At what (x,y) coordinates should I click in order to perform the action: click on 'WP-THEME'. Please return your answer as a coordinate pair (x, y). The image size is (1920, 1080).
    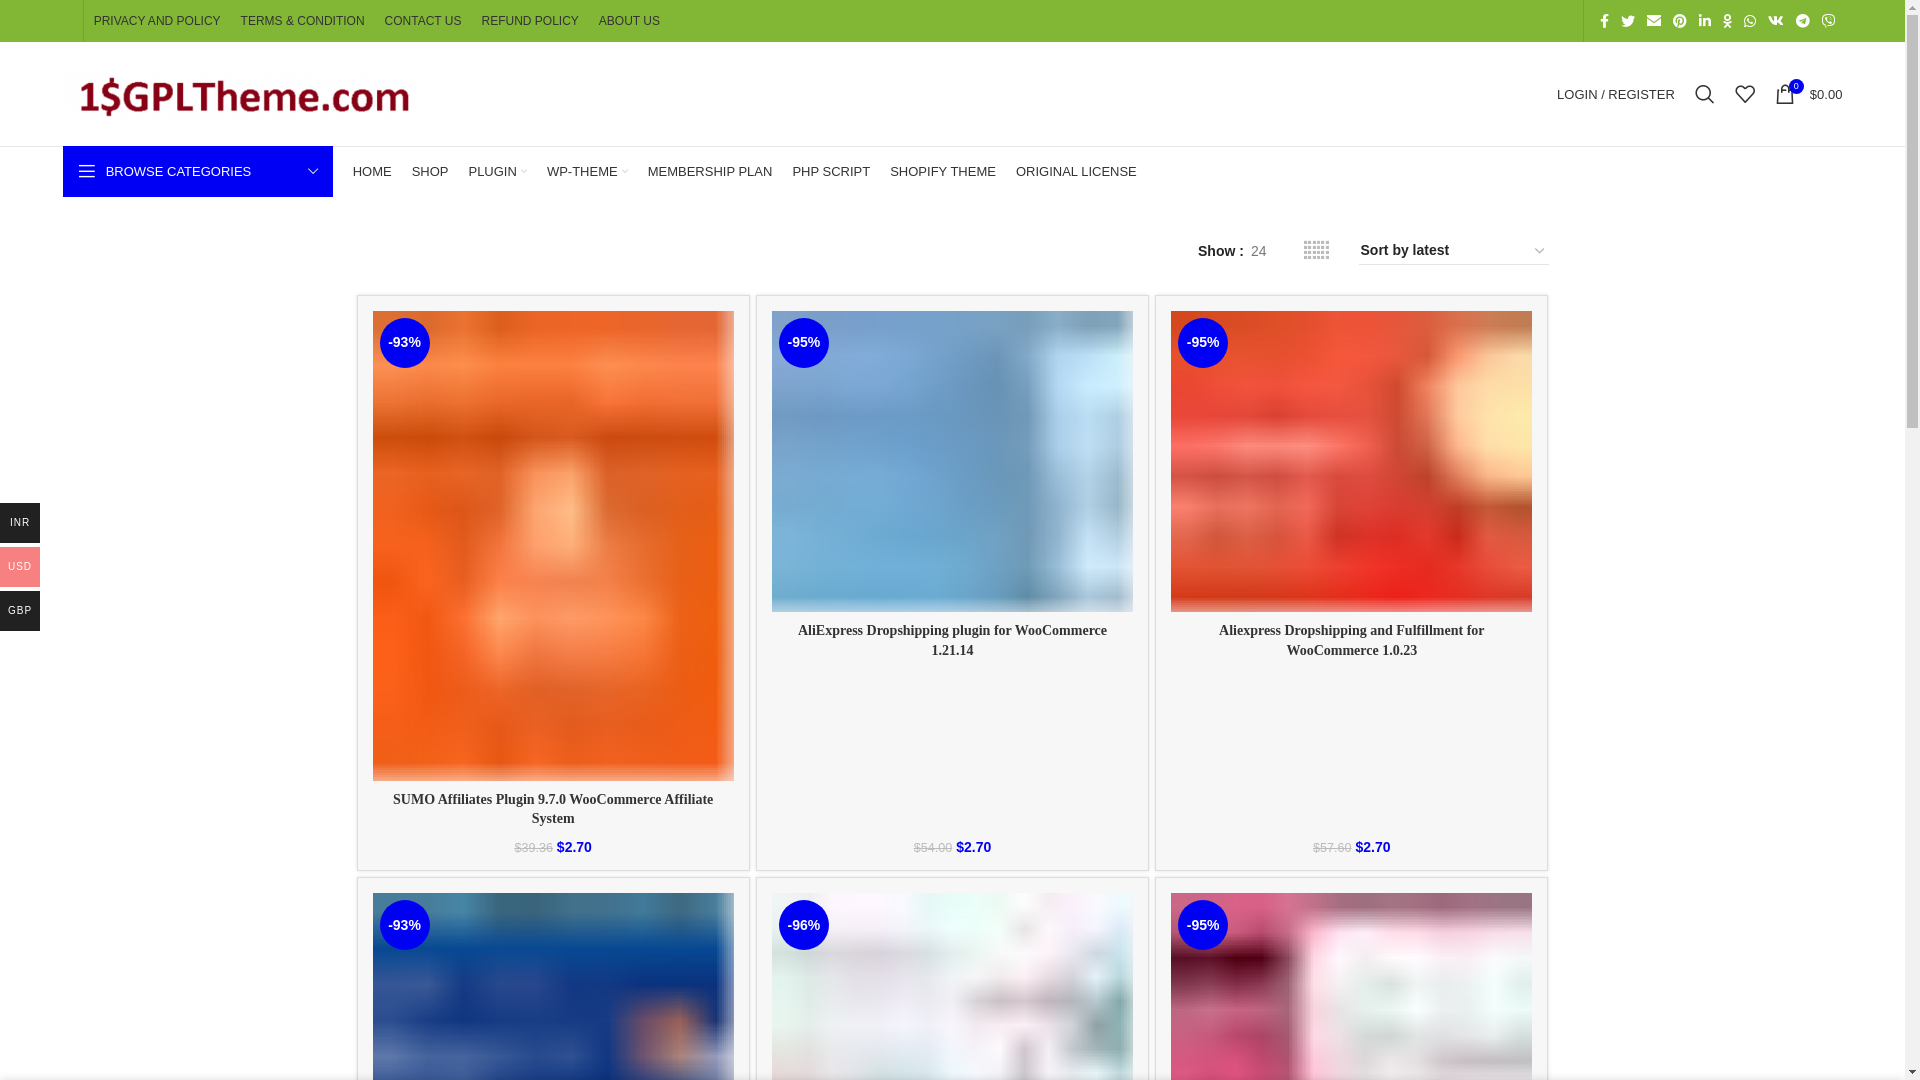
    Looking at the image, I should click on (586, 171).